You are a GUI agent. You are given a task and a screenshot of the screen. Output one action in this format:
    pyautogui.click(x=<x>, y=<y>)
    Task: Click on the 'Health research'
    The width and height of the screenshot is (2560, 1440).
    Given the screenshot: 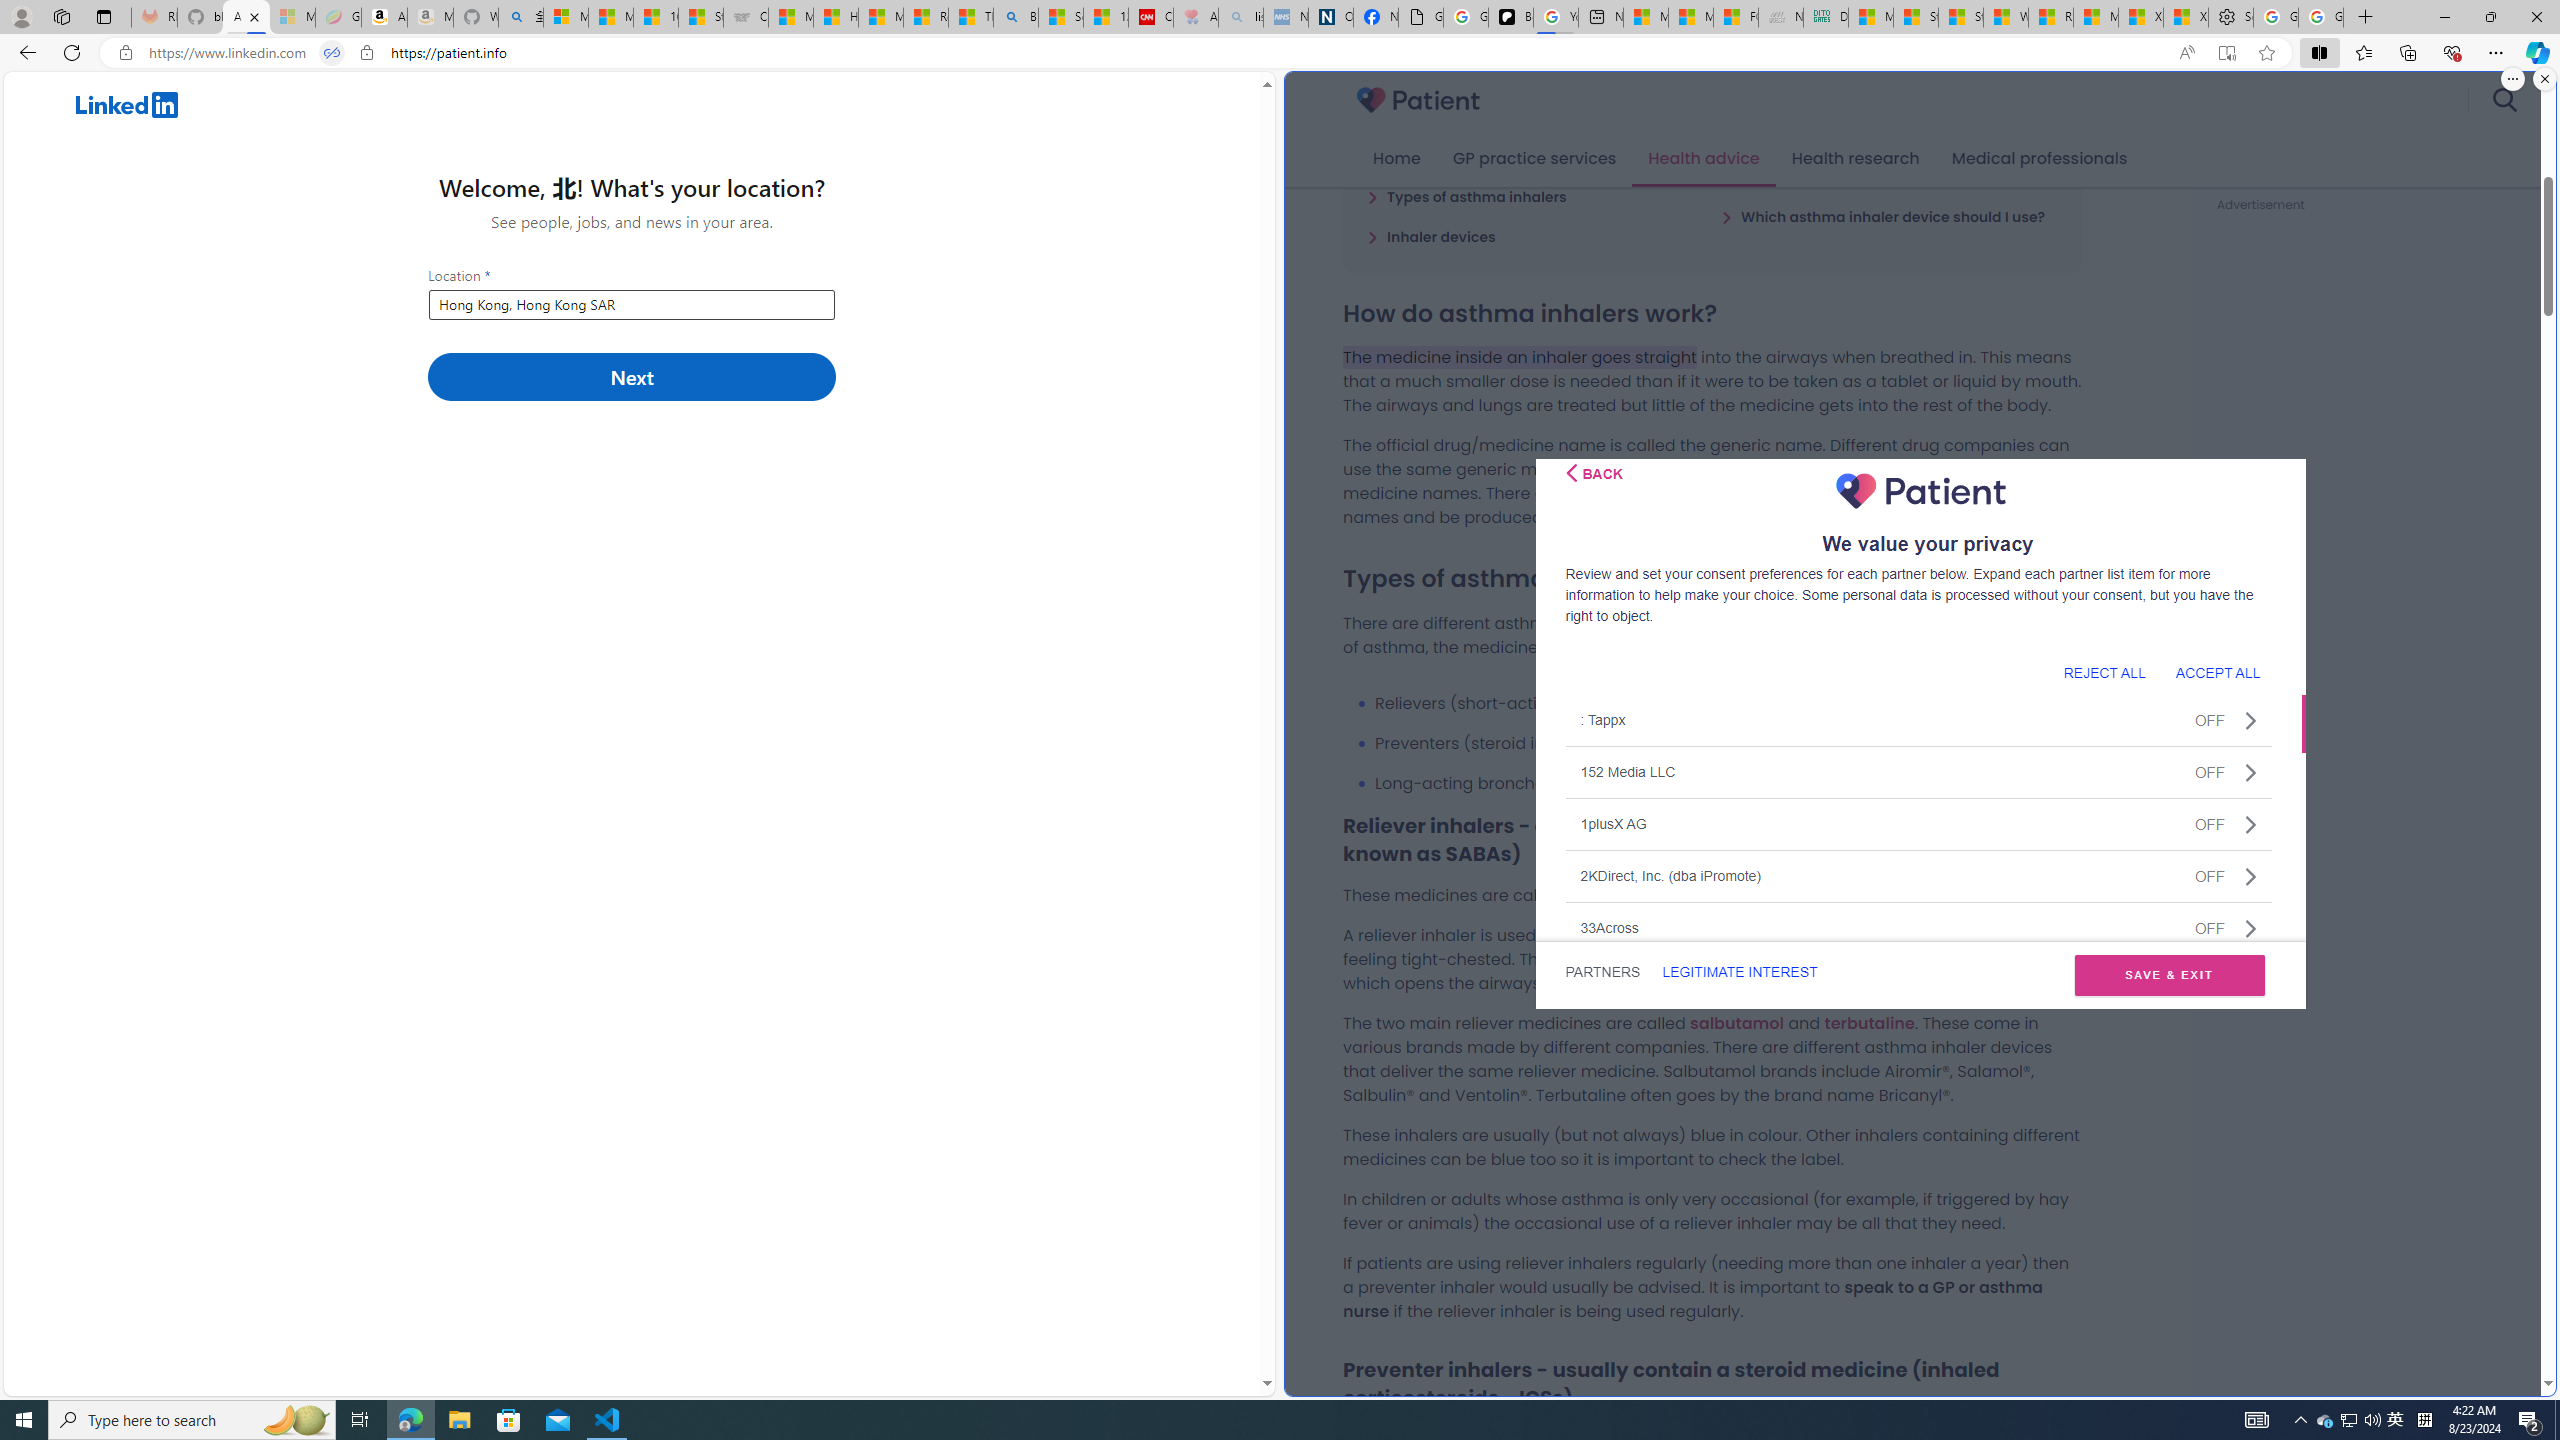 What is the action you would take?
    pyautogui.click(x=1854, y=158)
    